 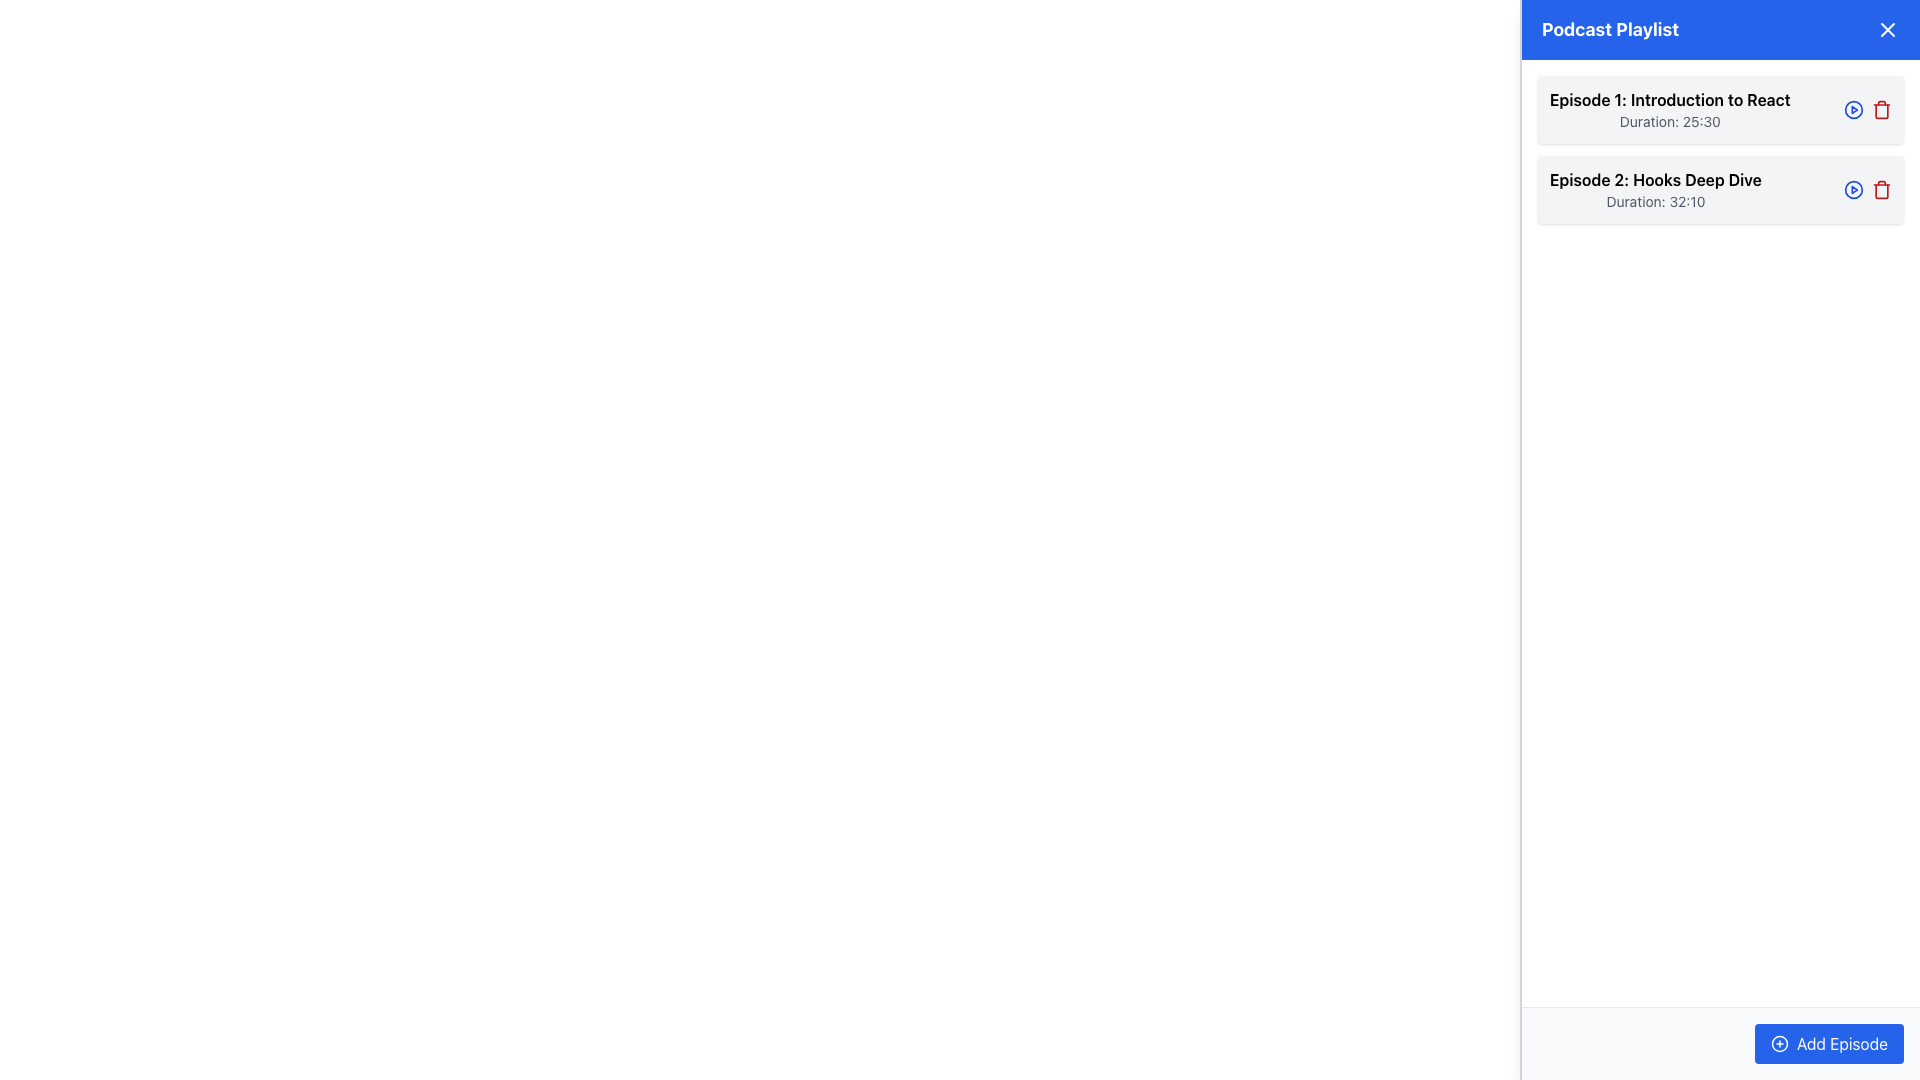 I want to click on the play button, which is a circular graphic with a blue border, located beside 'Episode 2: Hooks Deep Dive' in the Podcast Playlist panel, so click(x=1852, y=189).